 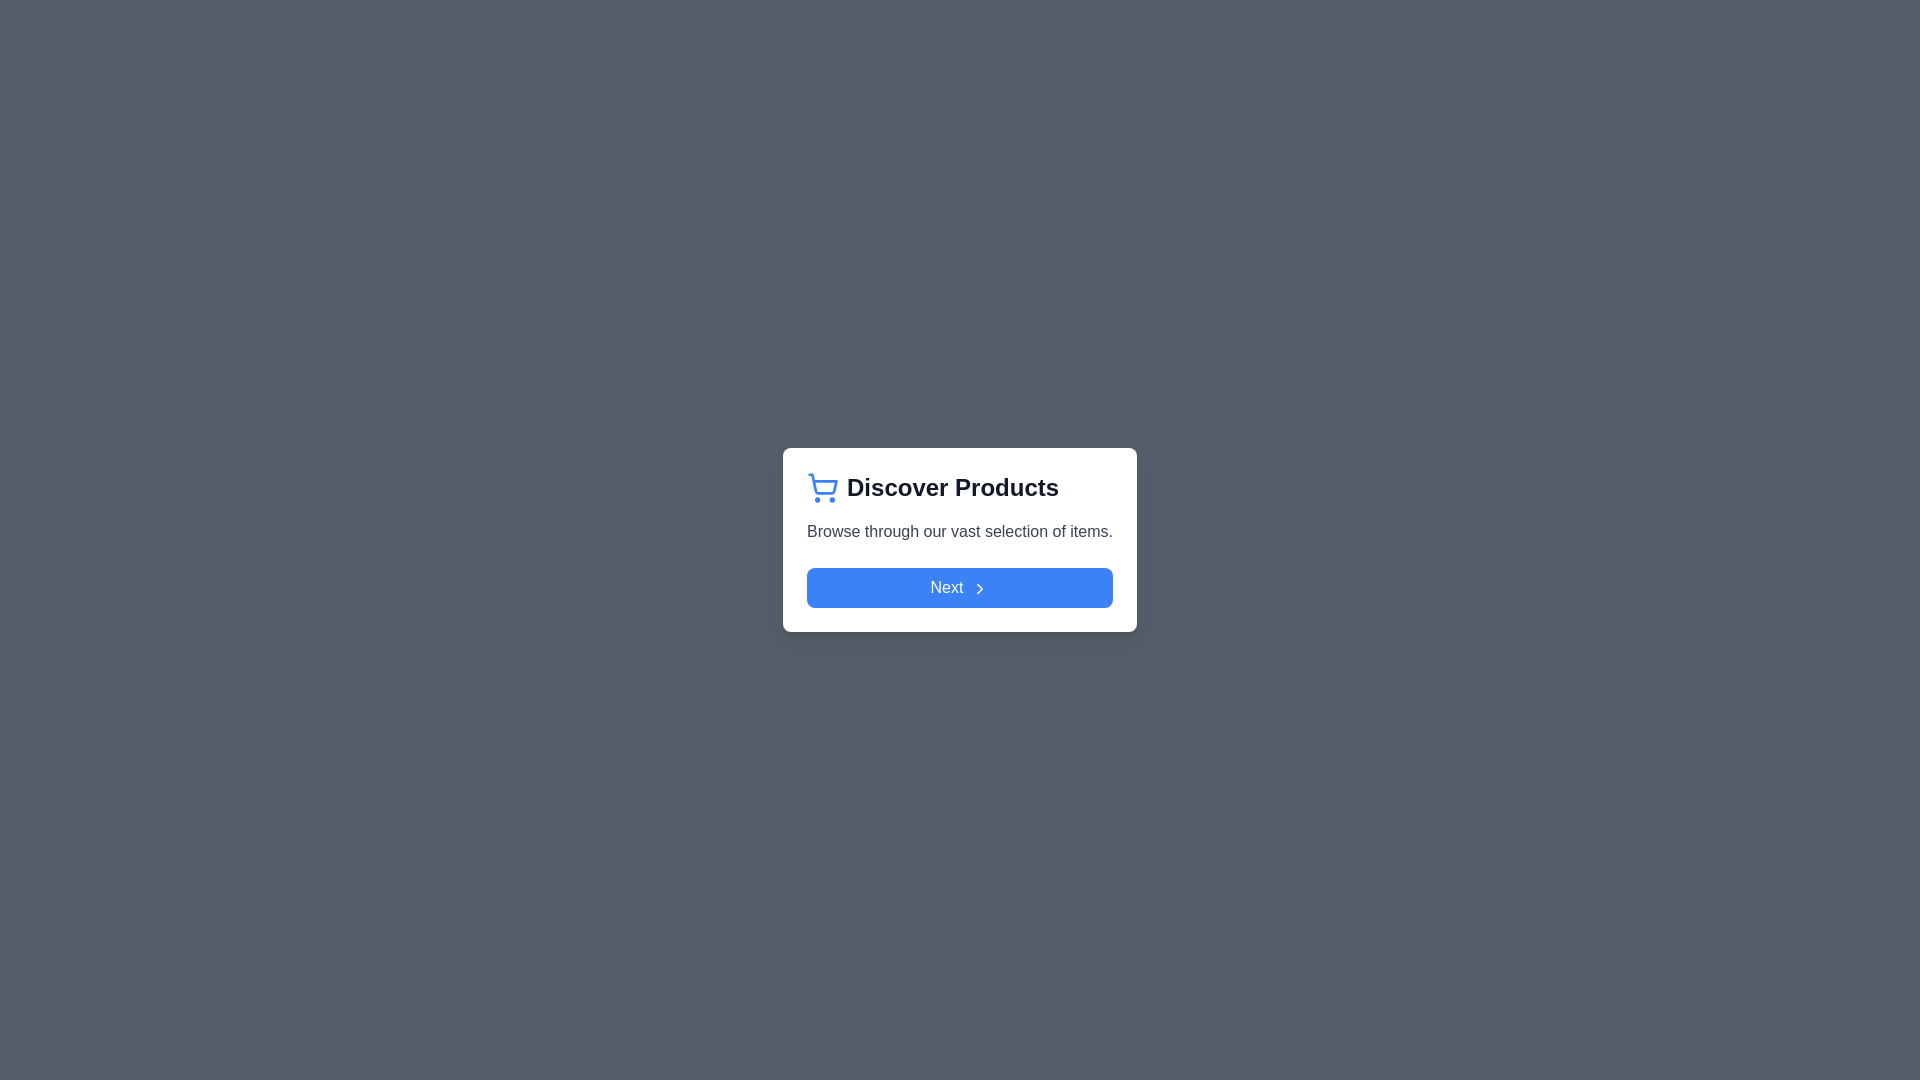 I want to click on the rightward-facing chevron arrow icon located near the 'Next' button within a centered dialog box, so click(x=980, y=587).